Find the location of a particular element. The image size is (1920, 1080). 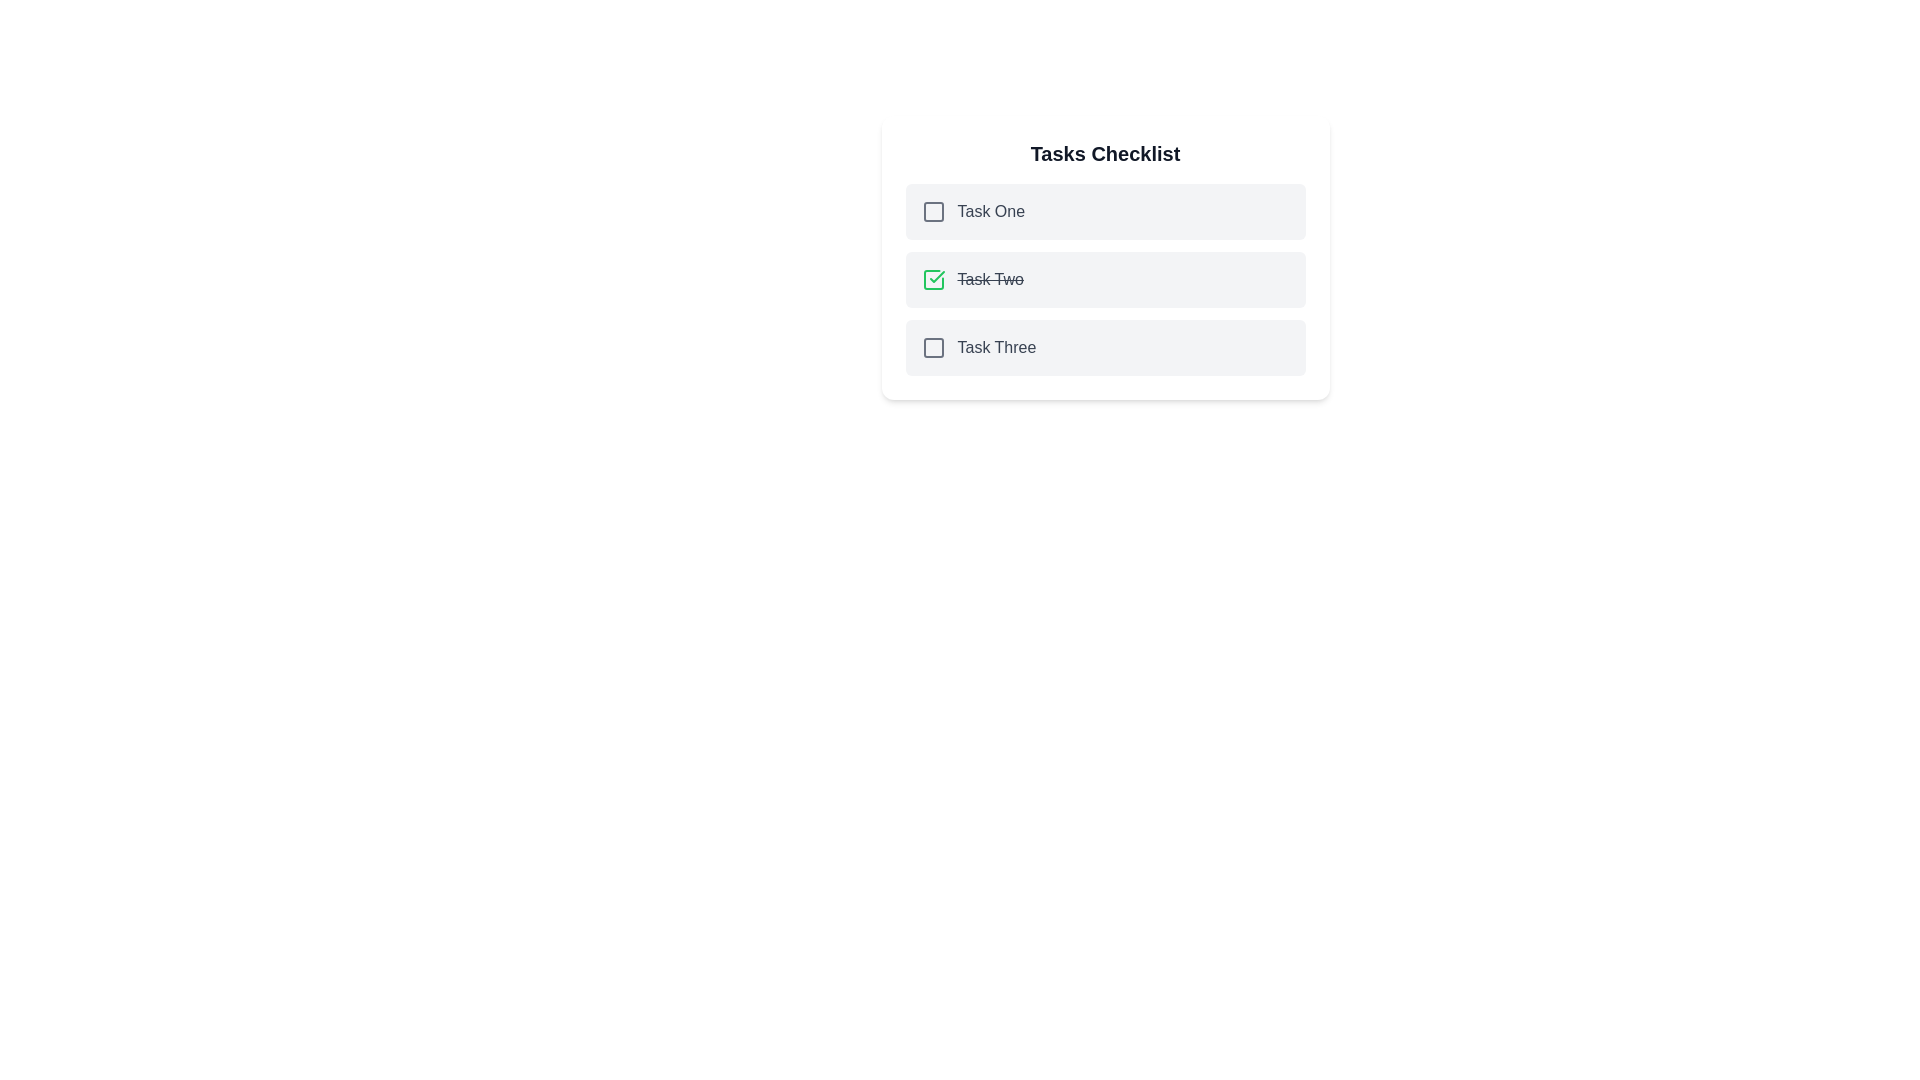

the checkbox indicating the state of 'Task One' in the checklist is located at coordinates (932, 212).